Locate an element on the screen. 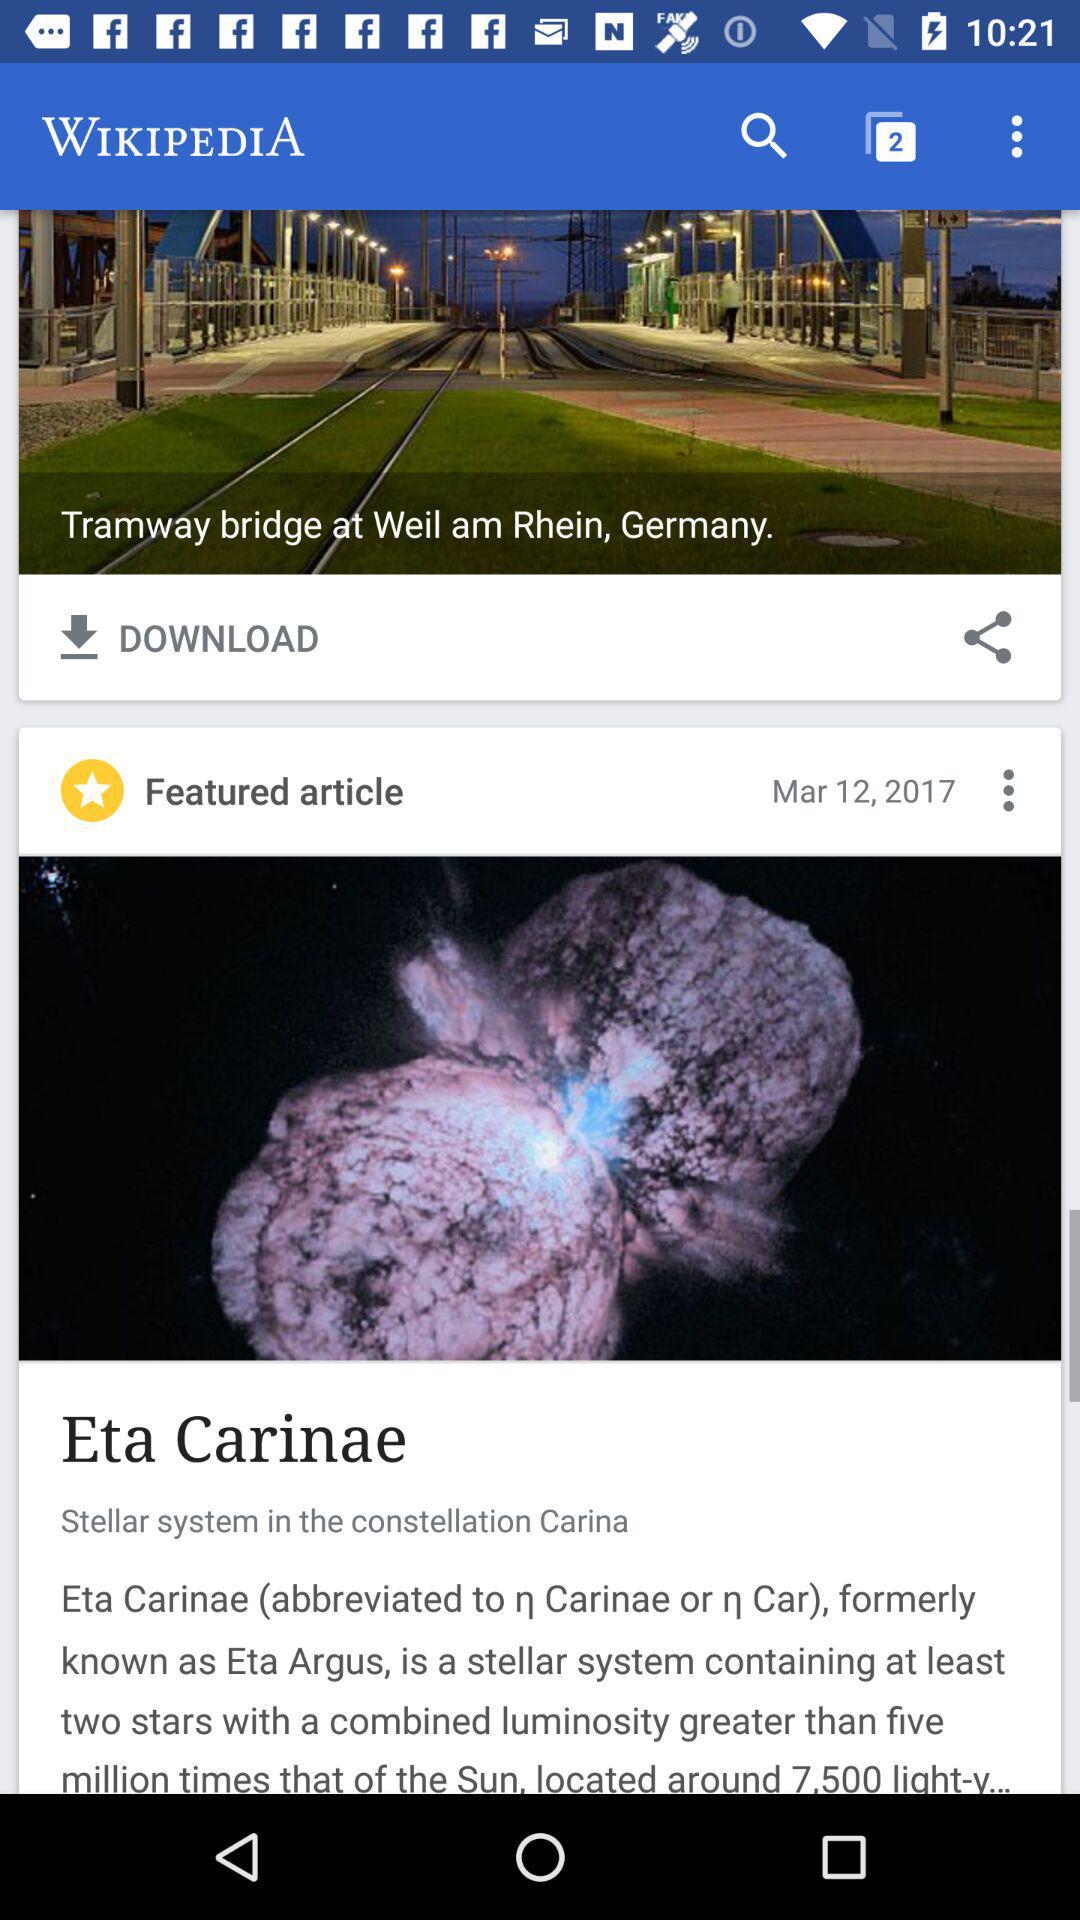 This screenshot has width=1080, height=1920. the image is located at coordinates (540, 317).